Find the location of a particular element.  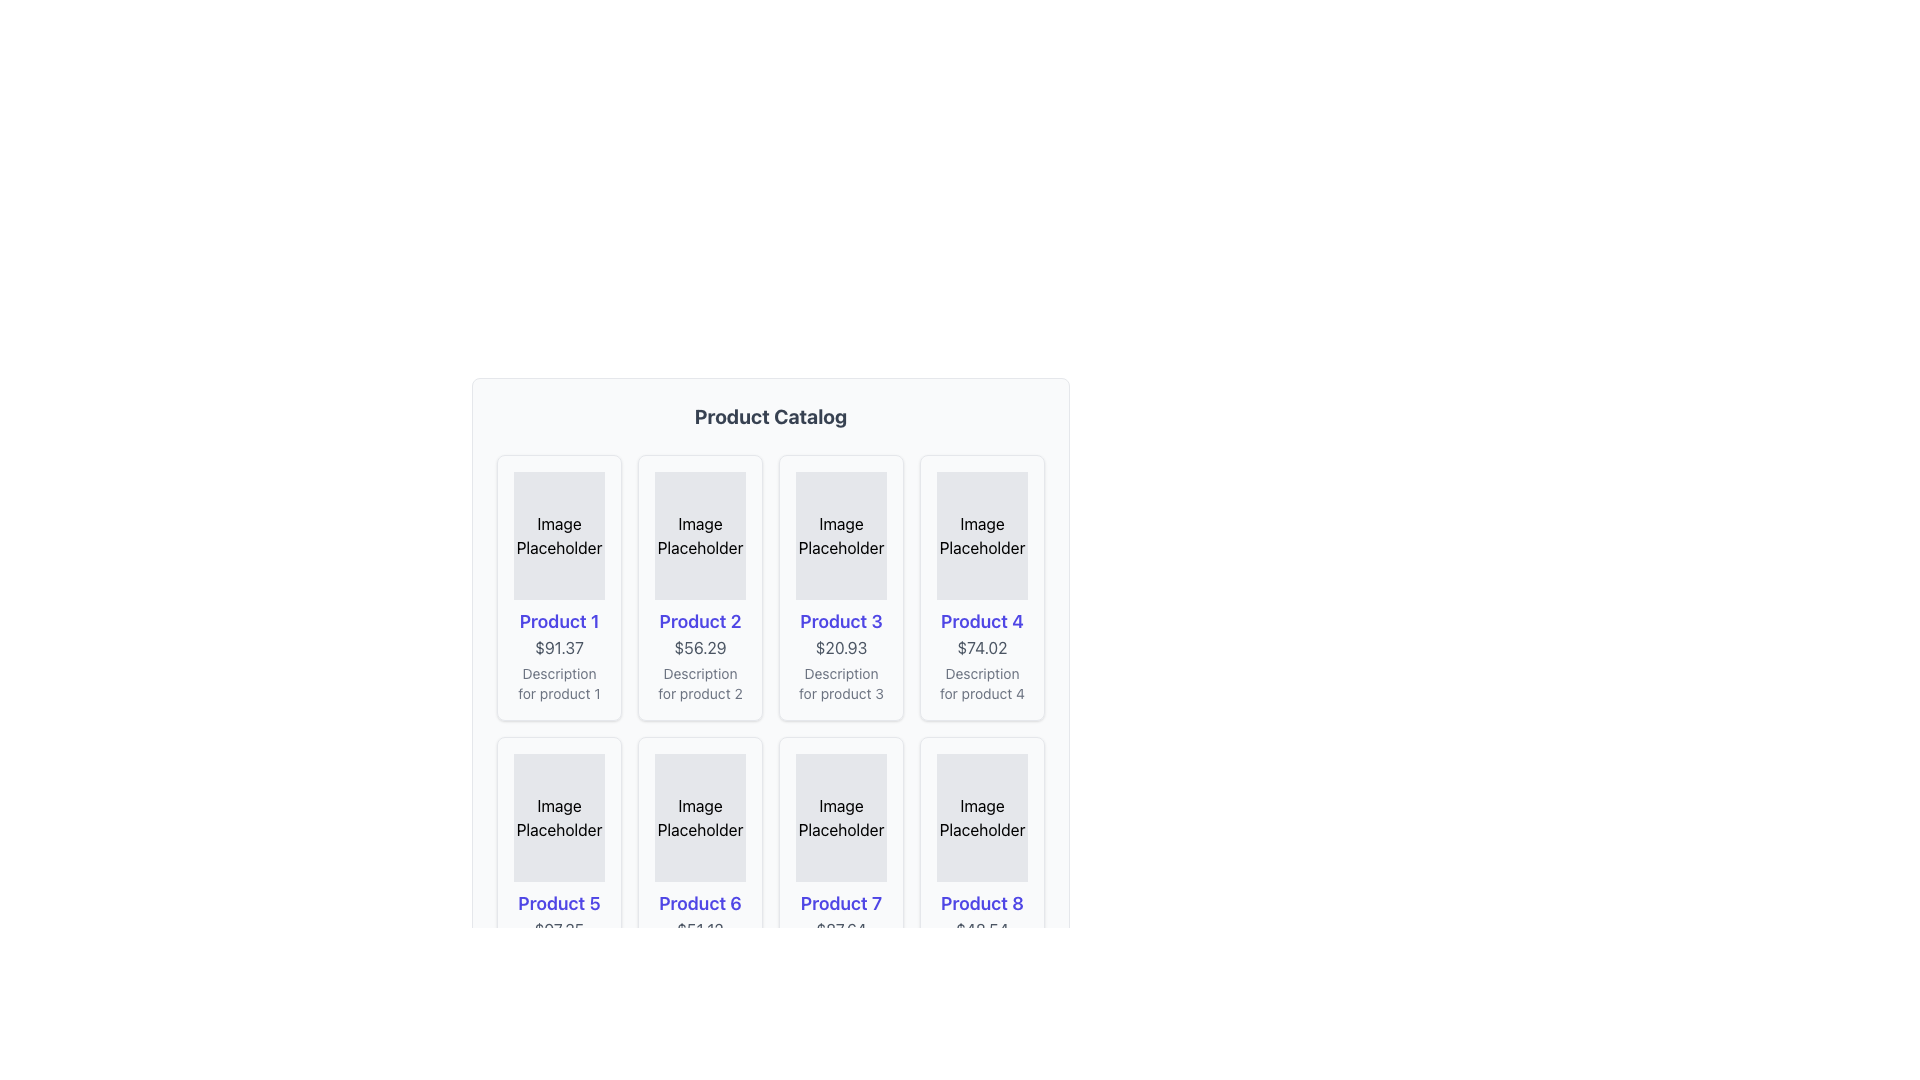

the Text Label displaying the price '$97.35' located in the 'Product 5' card, which is in the second row, first column of the product grid is located at coordinates (559, 929).